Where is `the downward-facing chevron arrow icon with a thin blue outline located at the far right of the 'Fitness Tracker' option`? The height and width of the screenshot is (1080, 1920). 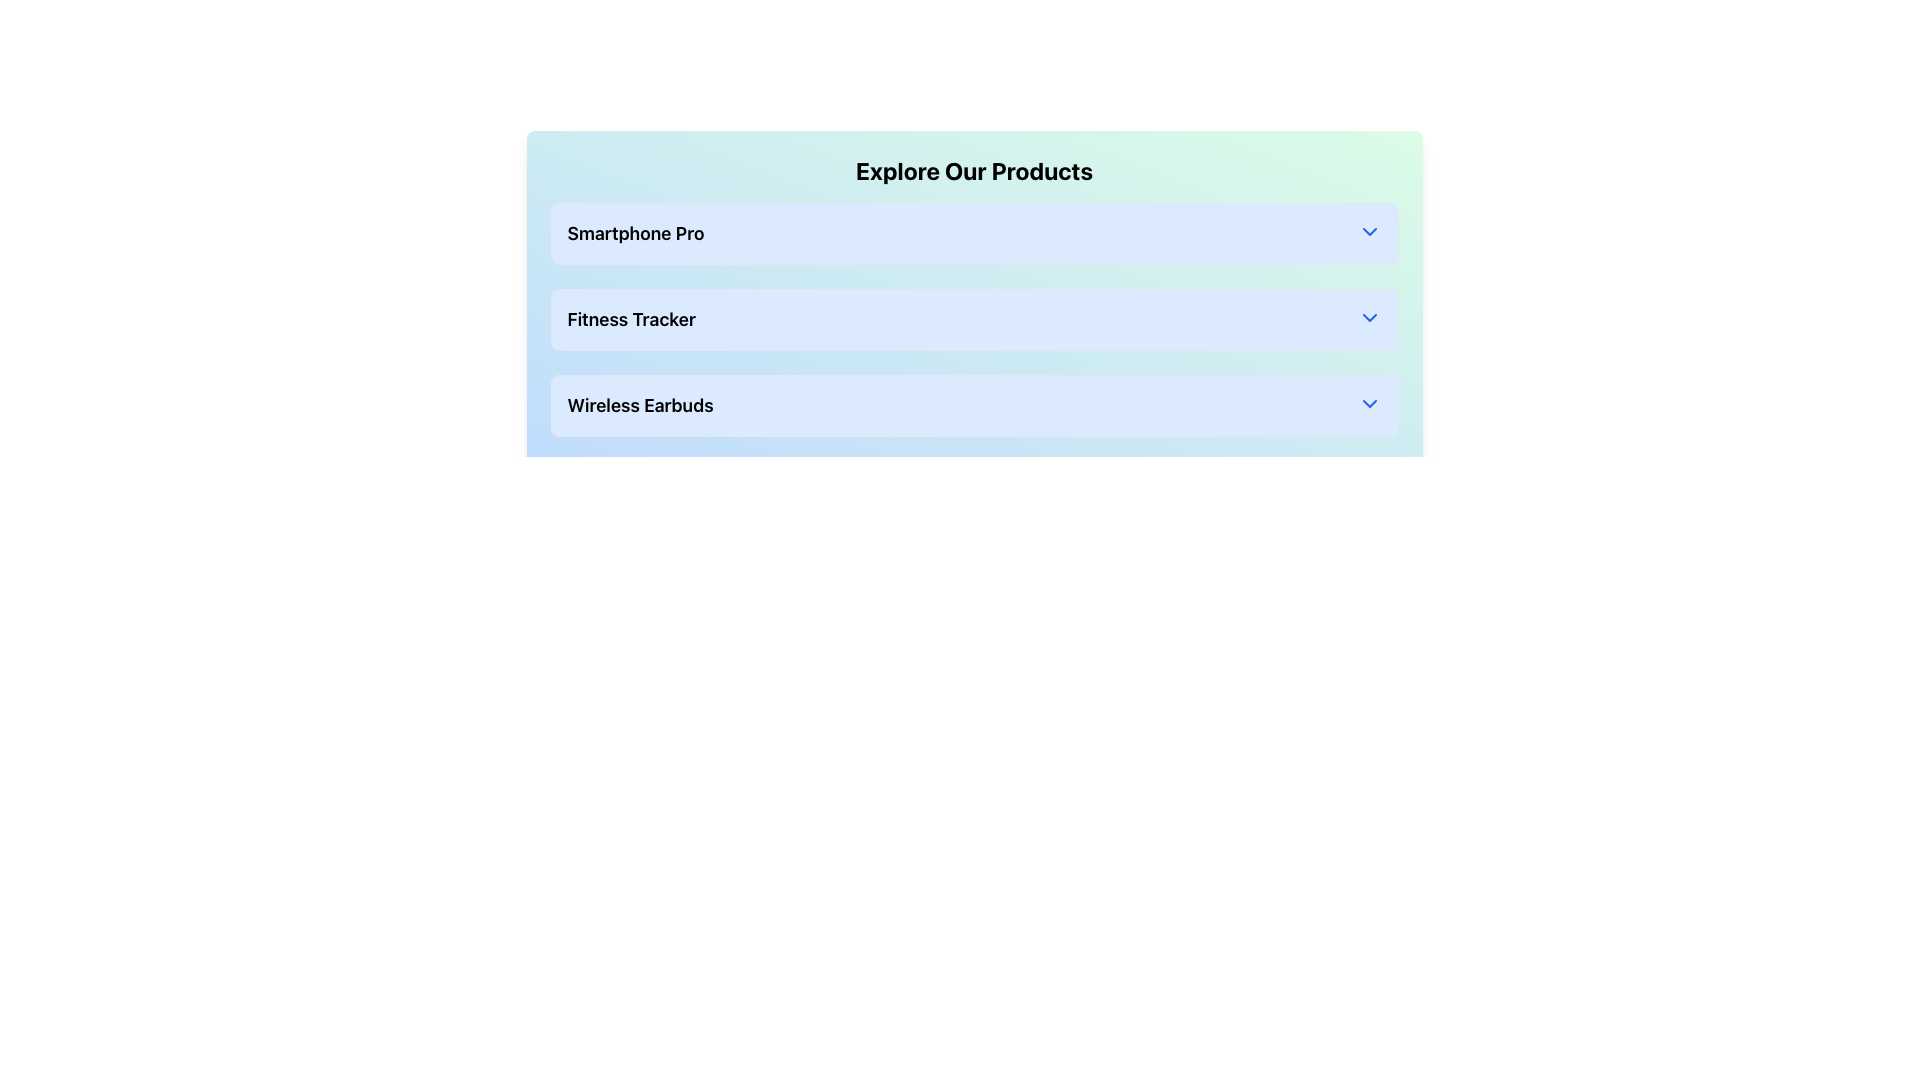
the downward-facing chevron arrow icon with a thin blue outline located at the far right of the 'Fitness Tracker' option is located at coordinates (1368, 316).